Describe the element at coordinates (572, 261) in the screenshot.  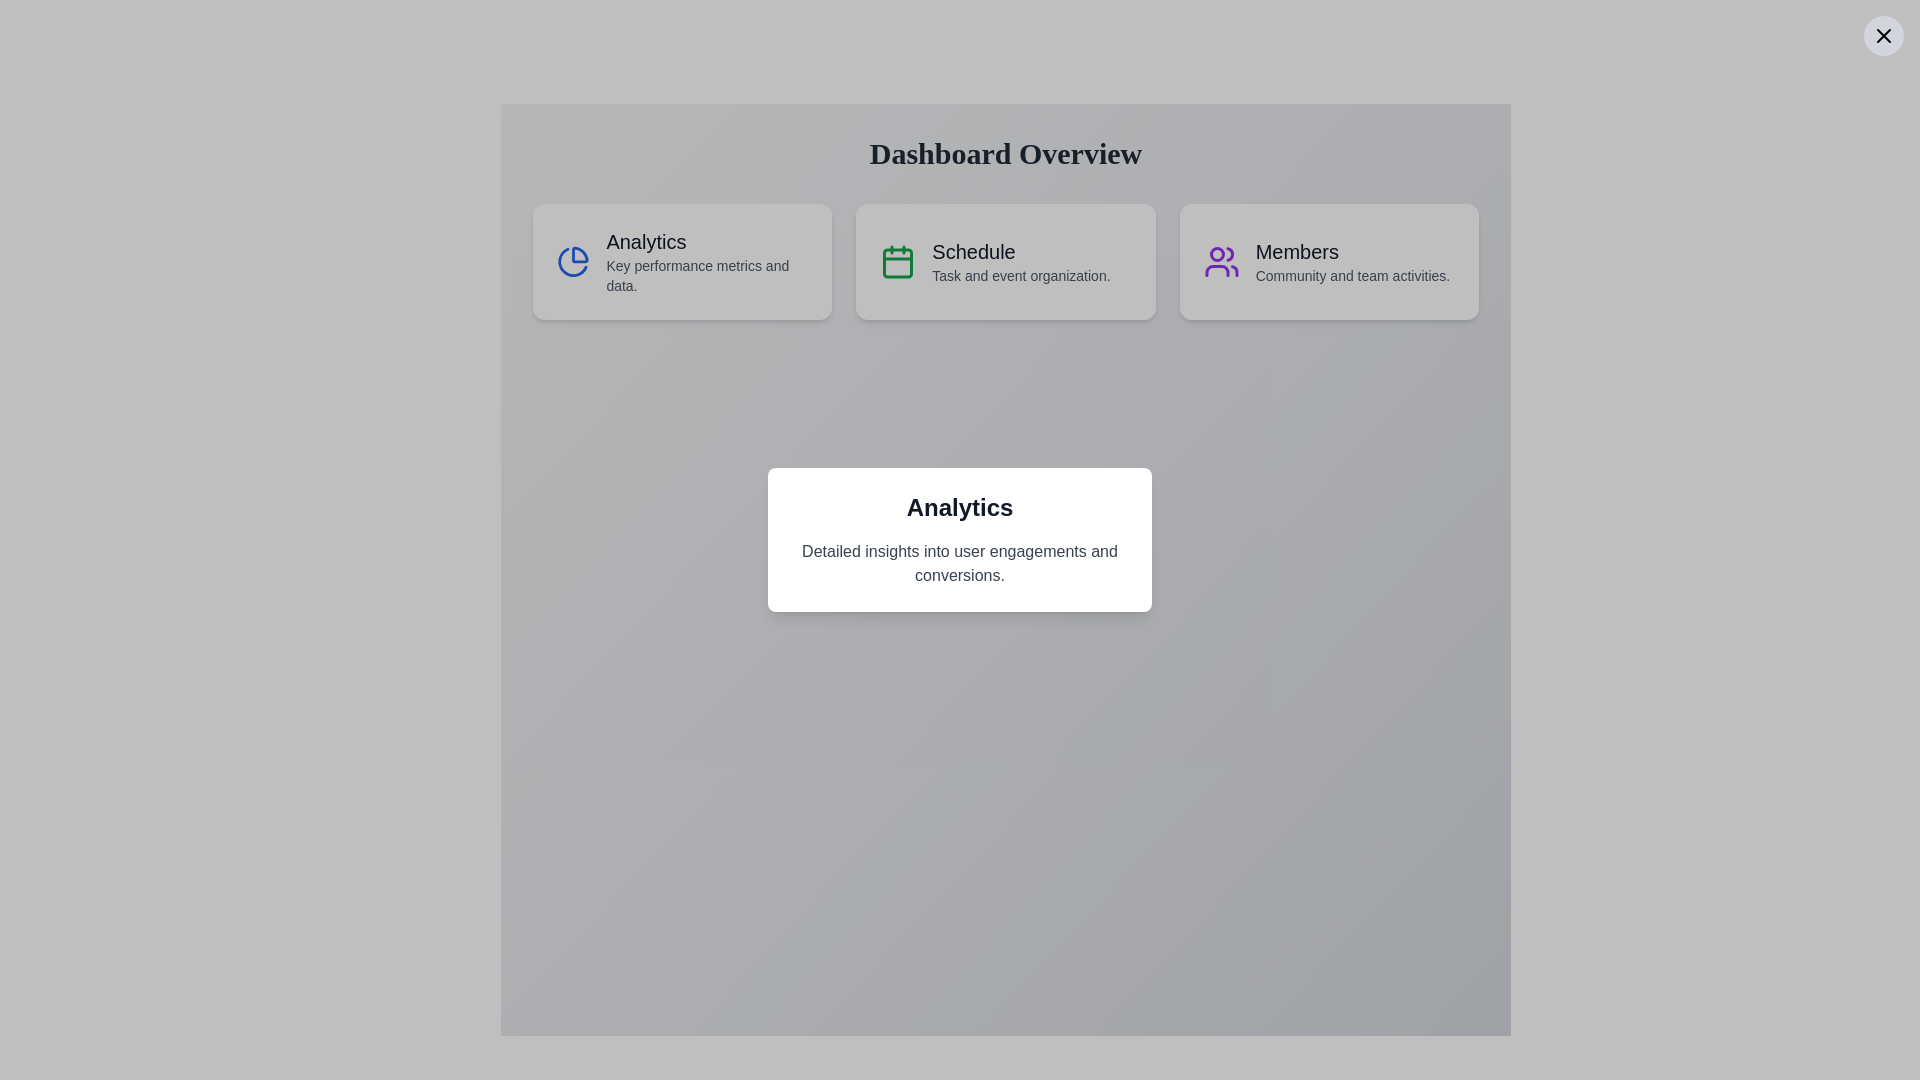
I see `the pie chart icon styled in blue, representing analytics, located in the top-left corner of the dashboard overview section next to the text 'Analytics'` at that location.